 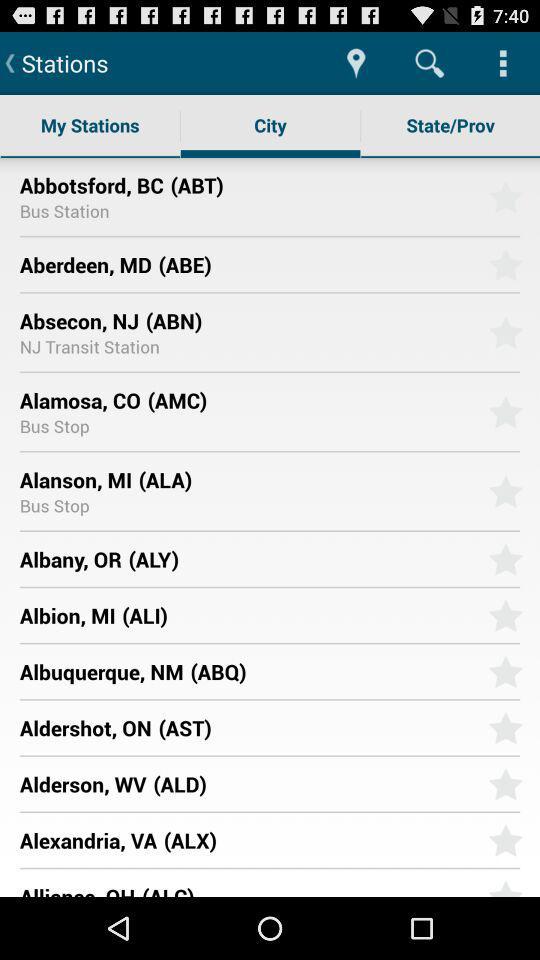 What do you see at coordinates (90, 184) in the screenshot?
I see `icon next to (abt) icon` at bounding box center [90, 184].